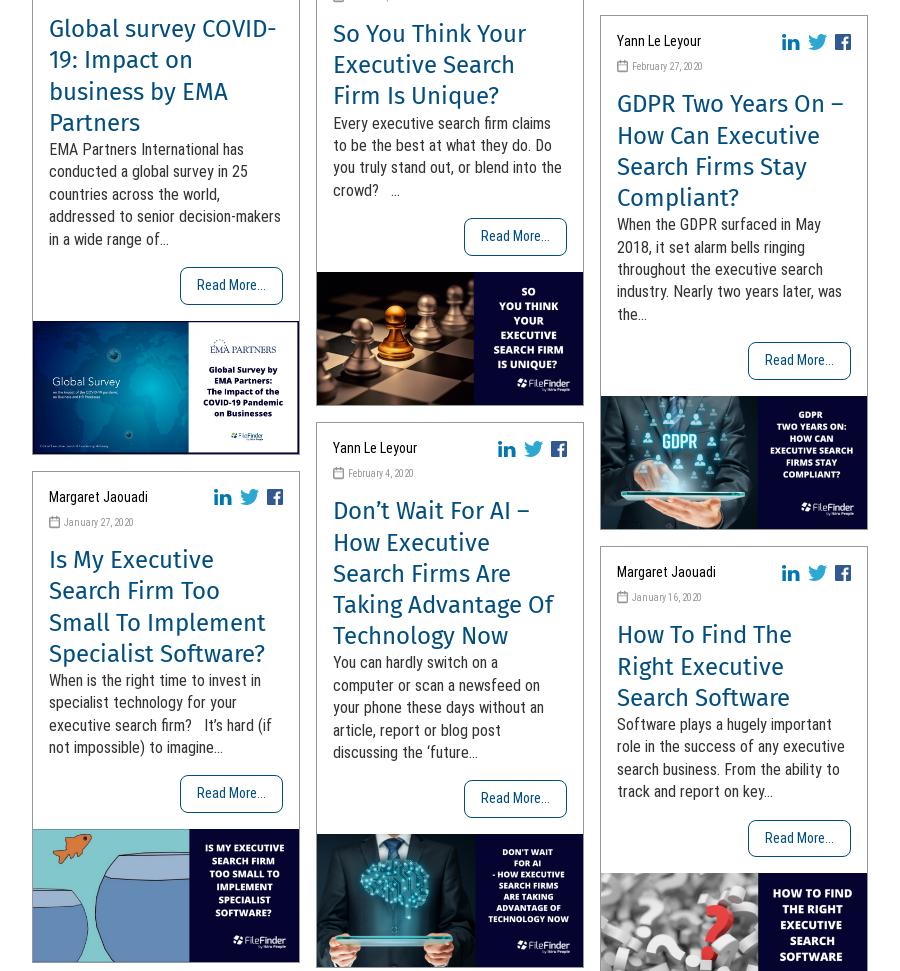 Image resolution: width=900 pixels, height=971 pixels. Describe the element at coordinates (332, 573) in the screenshot. I see `'Don’t Wait For AI – How Executive Search Firms Are Taking Advantage Of Technology Now'` at that location.